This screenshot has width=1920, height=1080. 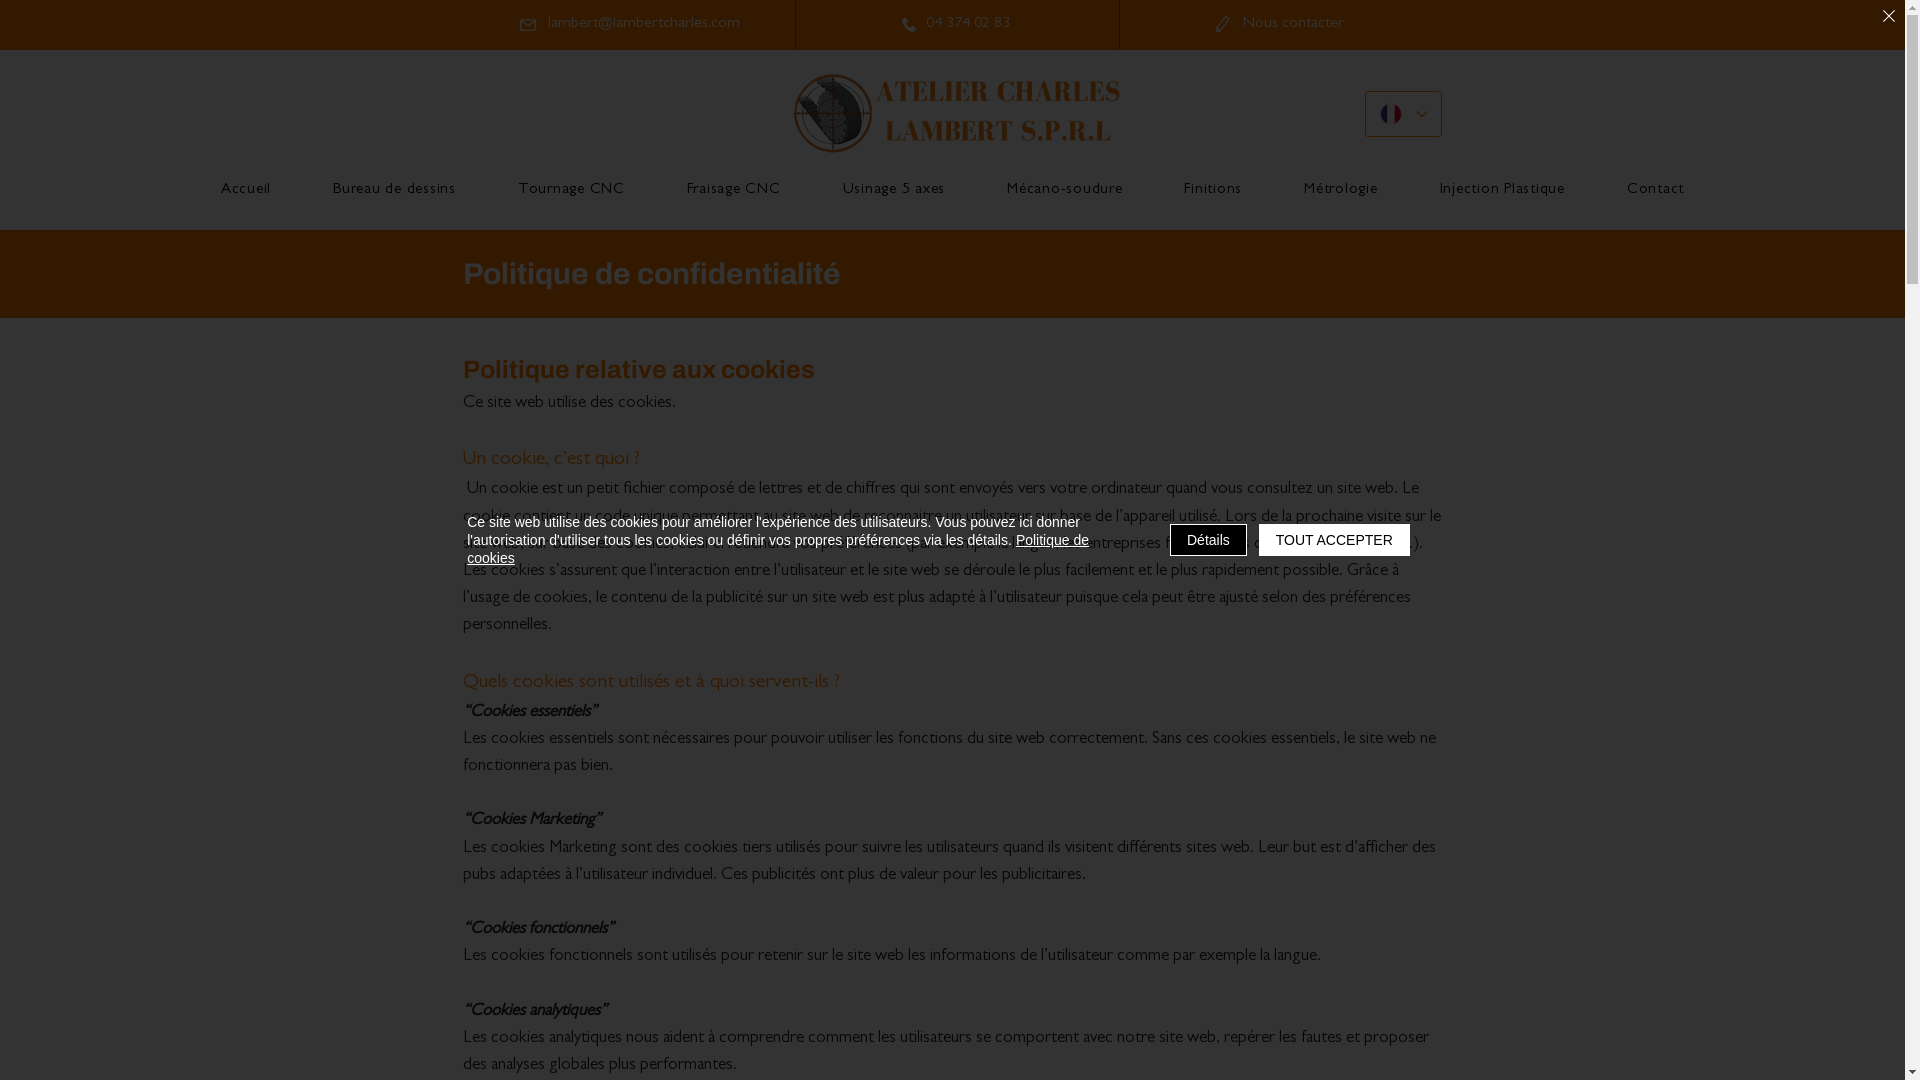 What do you see at coordinates (1213, 191) in the screenshot?
I see `'Finitions'` at bounding box center [1213, 191].